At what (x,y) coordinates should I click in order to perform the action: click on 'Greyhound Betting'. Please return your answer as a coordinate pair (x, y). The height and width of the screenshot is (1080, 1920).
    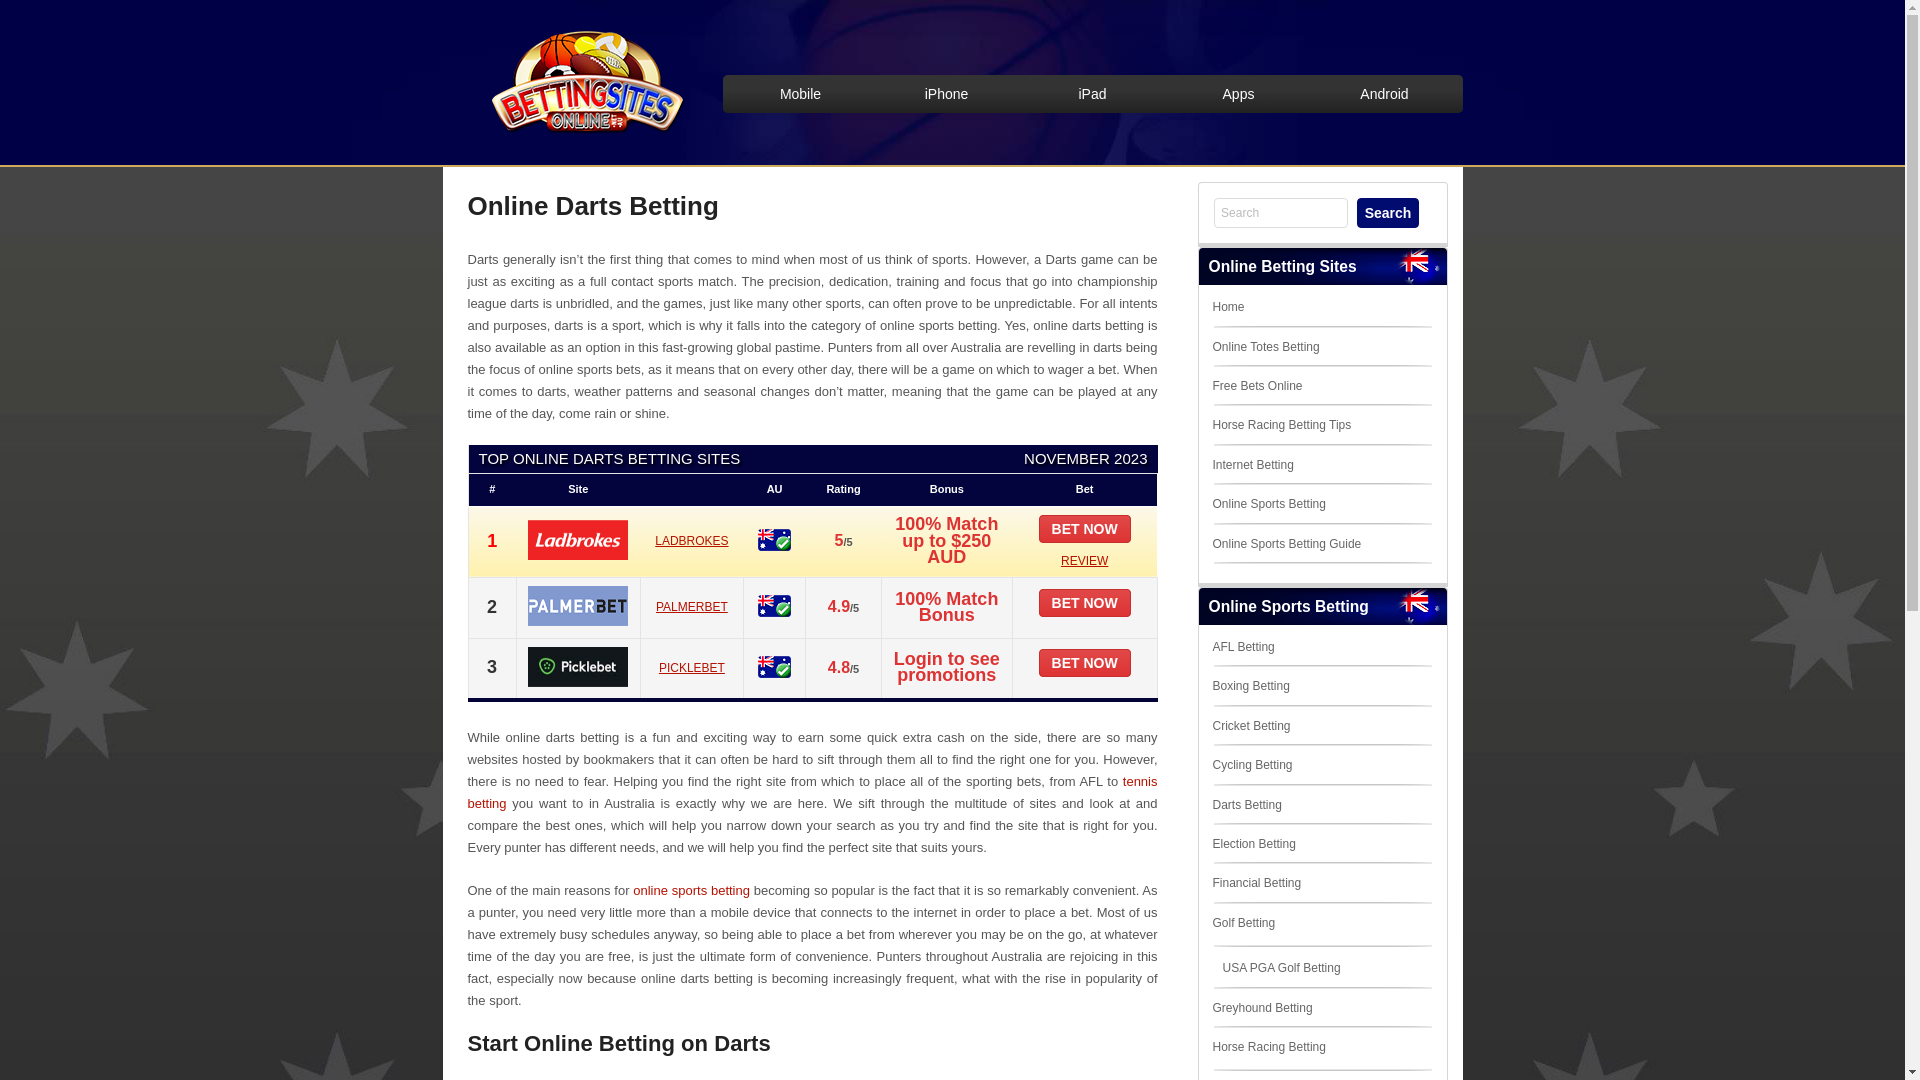
    Looking at the image, I should click on (1210, 1007).